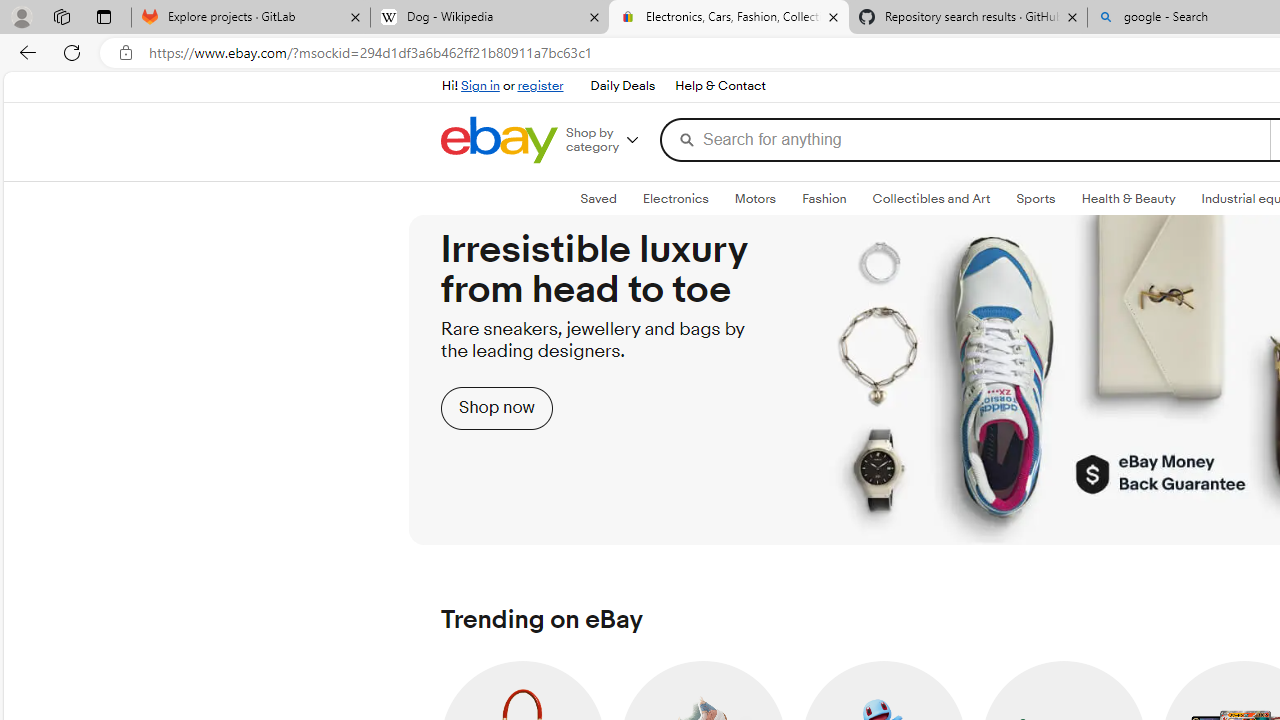  What do you see at coordinates (754, 199) in the screenshot?
I see `'MotorsExpand: Motors'` at bounding box center [754, 199].